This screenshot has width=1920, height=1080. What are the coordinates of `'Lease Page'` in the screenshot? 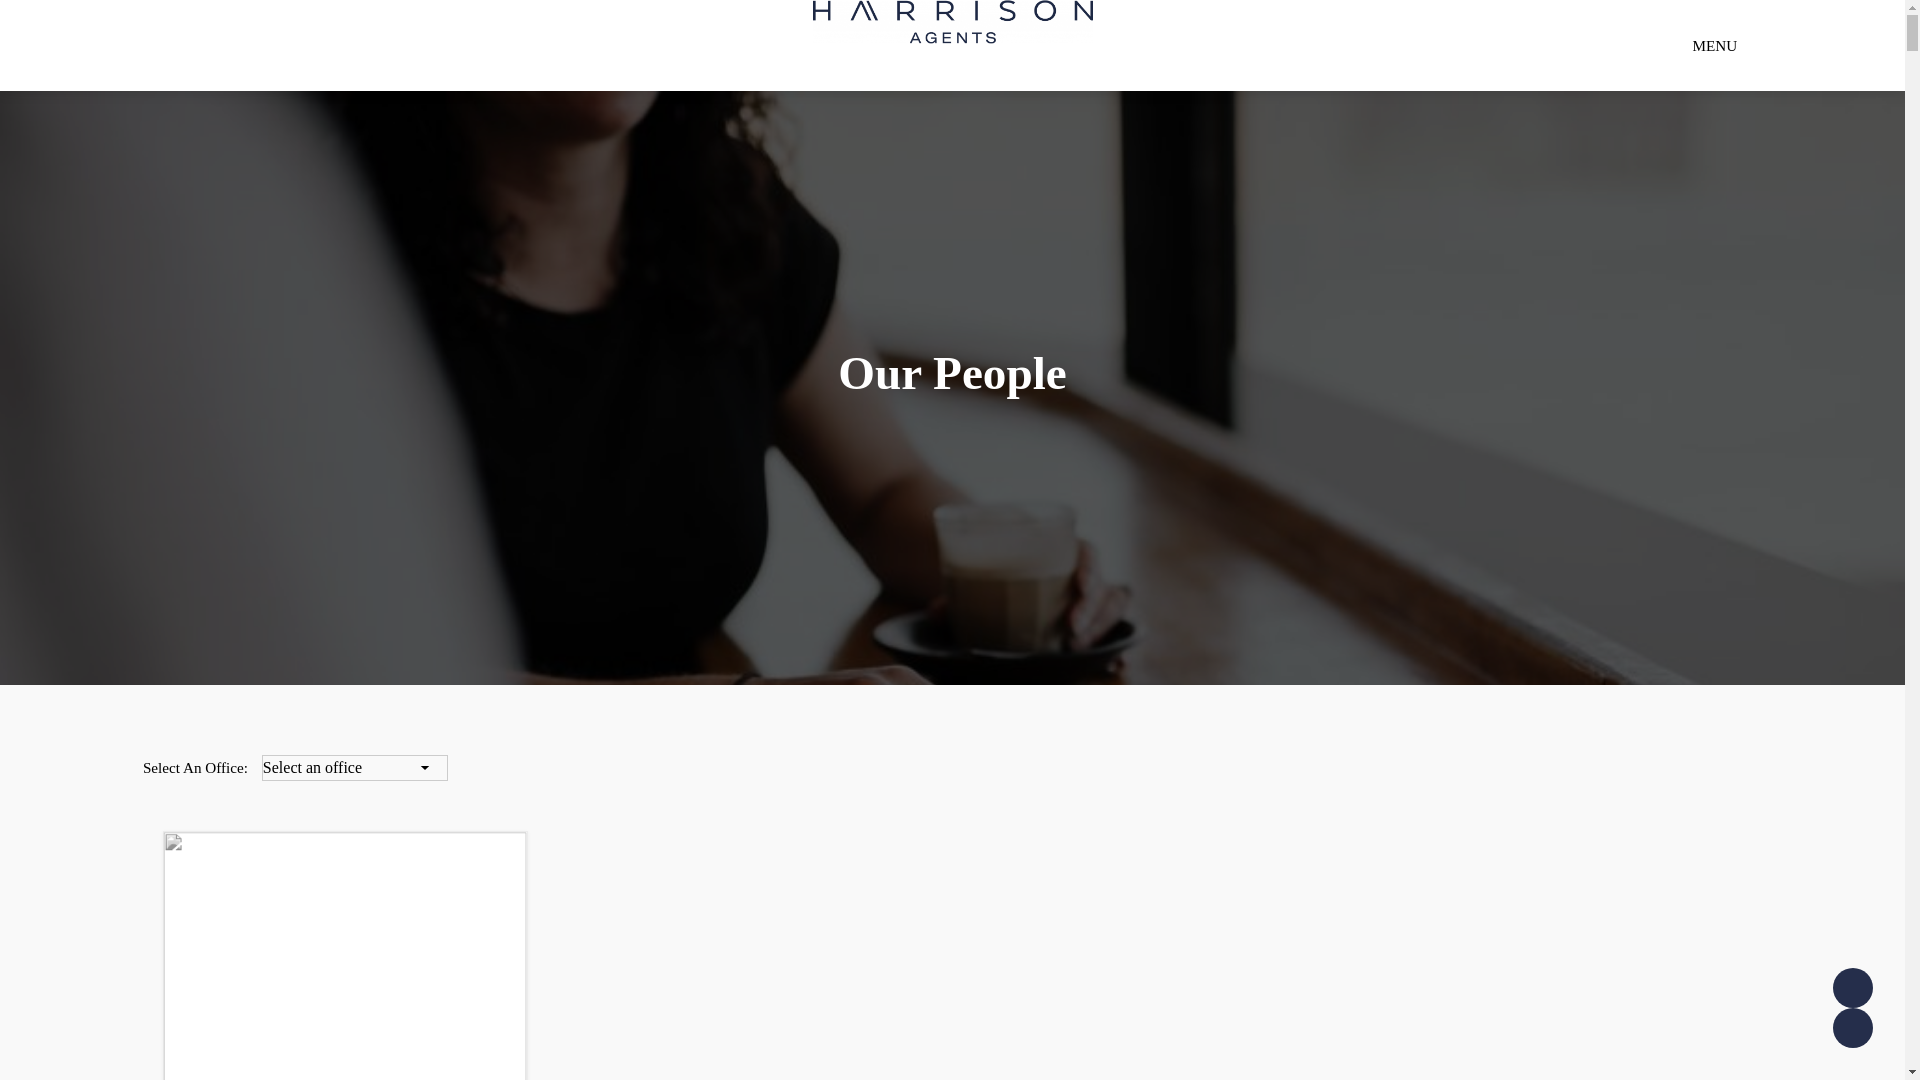 It's located at (1851, 1028).